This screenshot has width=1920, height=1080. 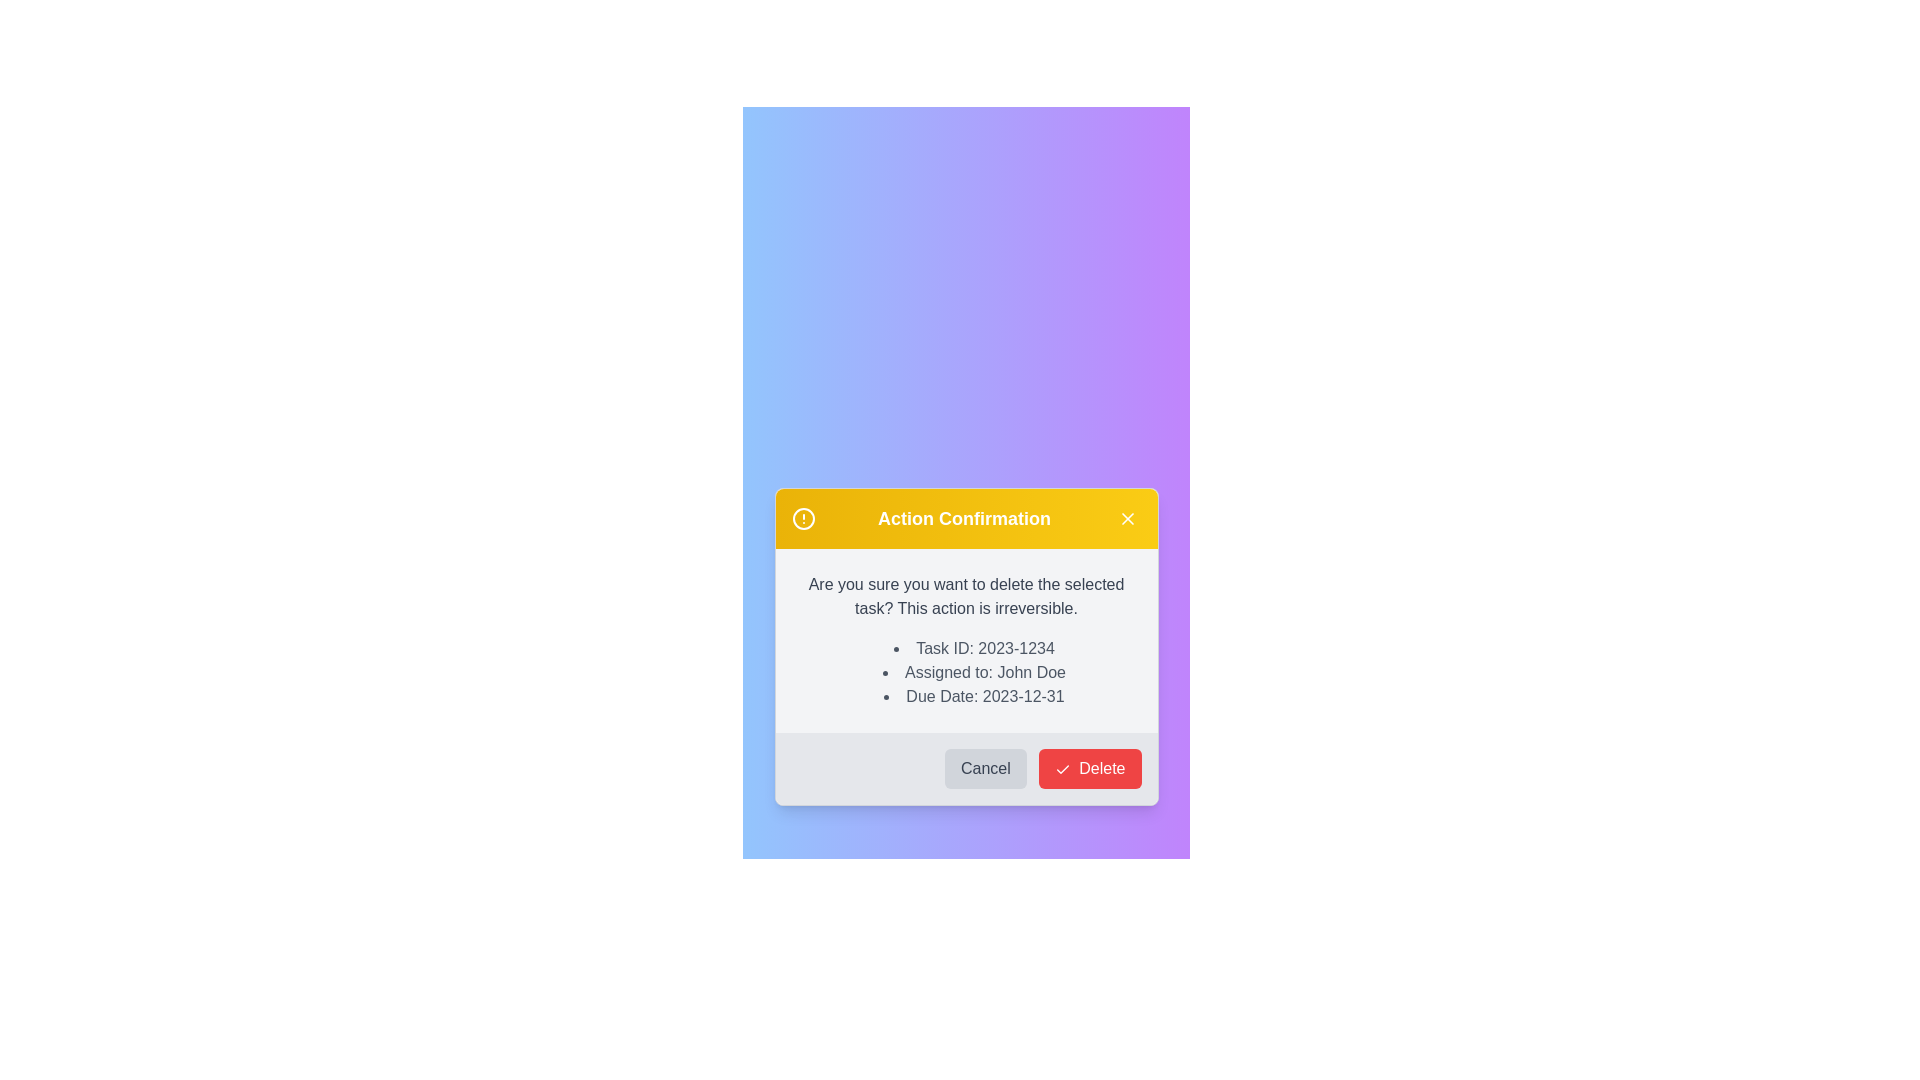 What do you see at coordinates (1127, 518) in the screenshot?
I see `the close Icon button located on the rightmost edge of the yellow header bar of the dialog box` at bounding box center [1127, 518].